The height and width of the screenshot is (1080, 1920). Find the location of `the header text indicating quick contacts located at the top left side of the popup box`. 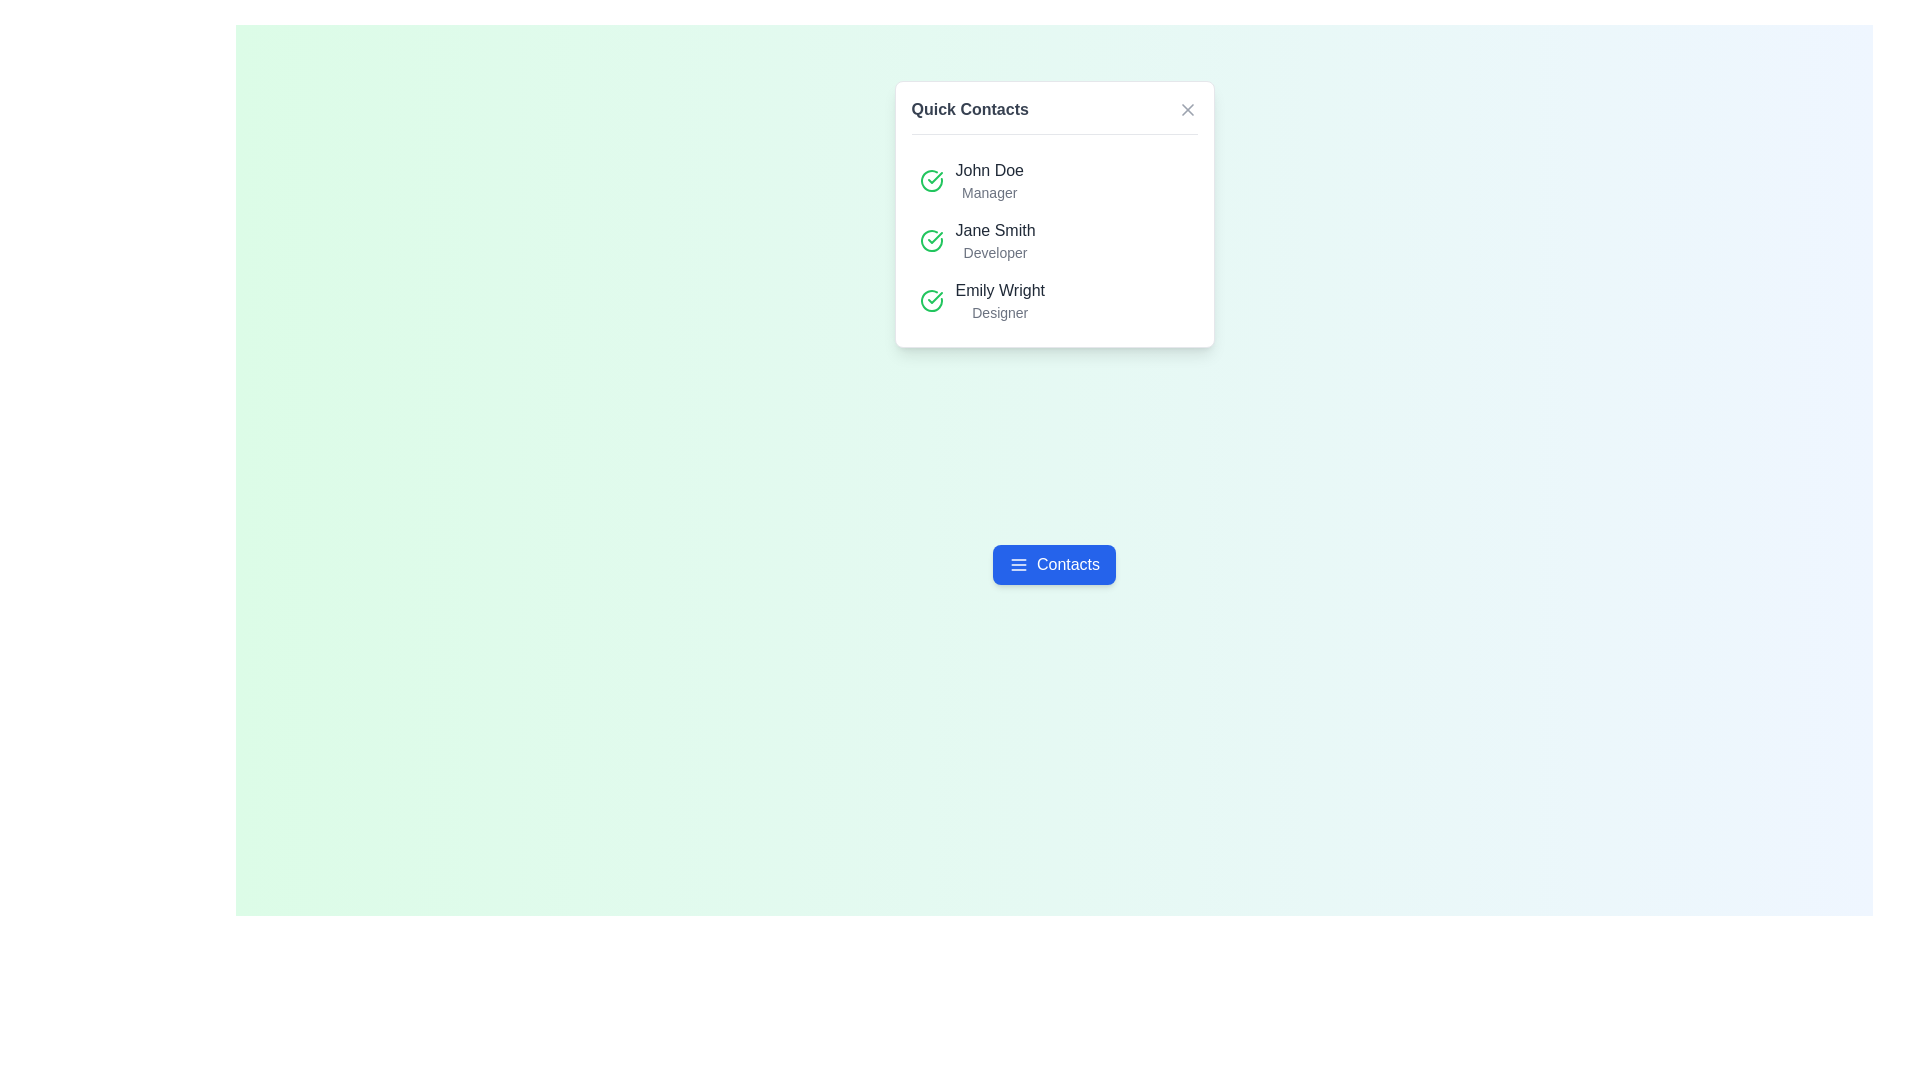

the header text indicating quick contacts located at the top left side of the popup box is located at coordinates (970, 110).